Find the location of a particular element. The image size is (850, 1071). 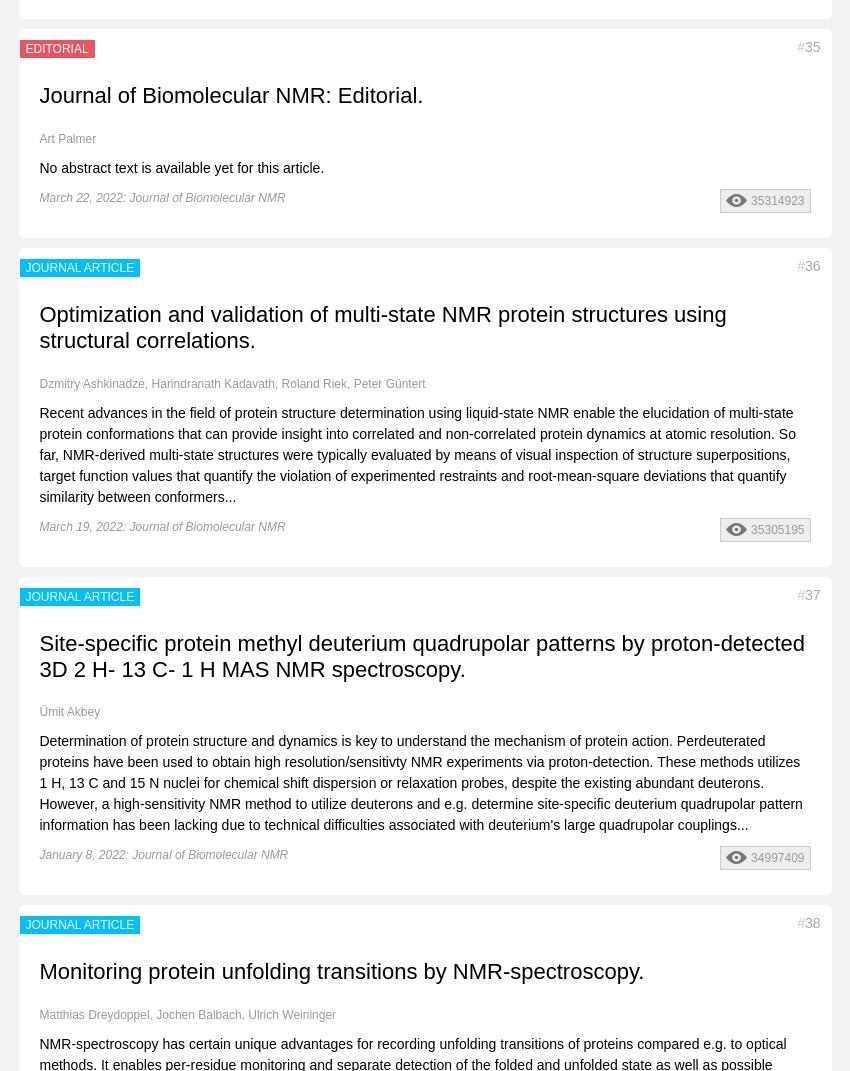

'EDITORIAL' is located at coordinates (56, 48).